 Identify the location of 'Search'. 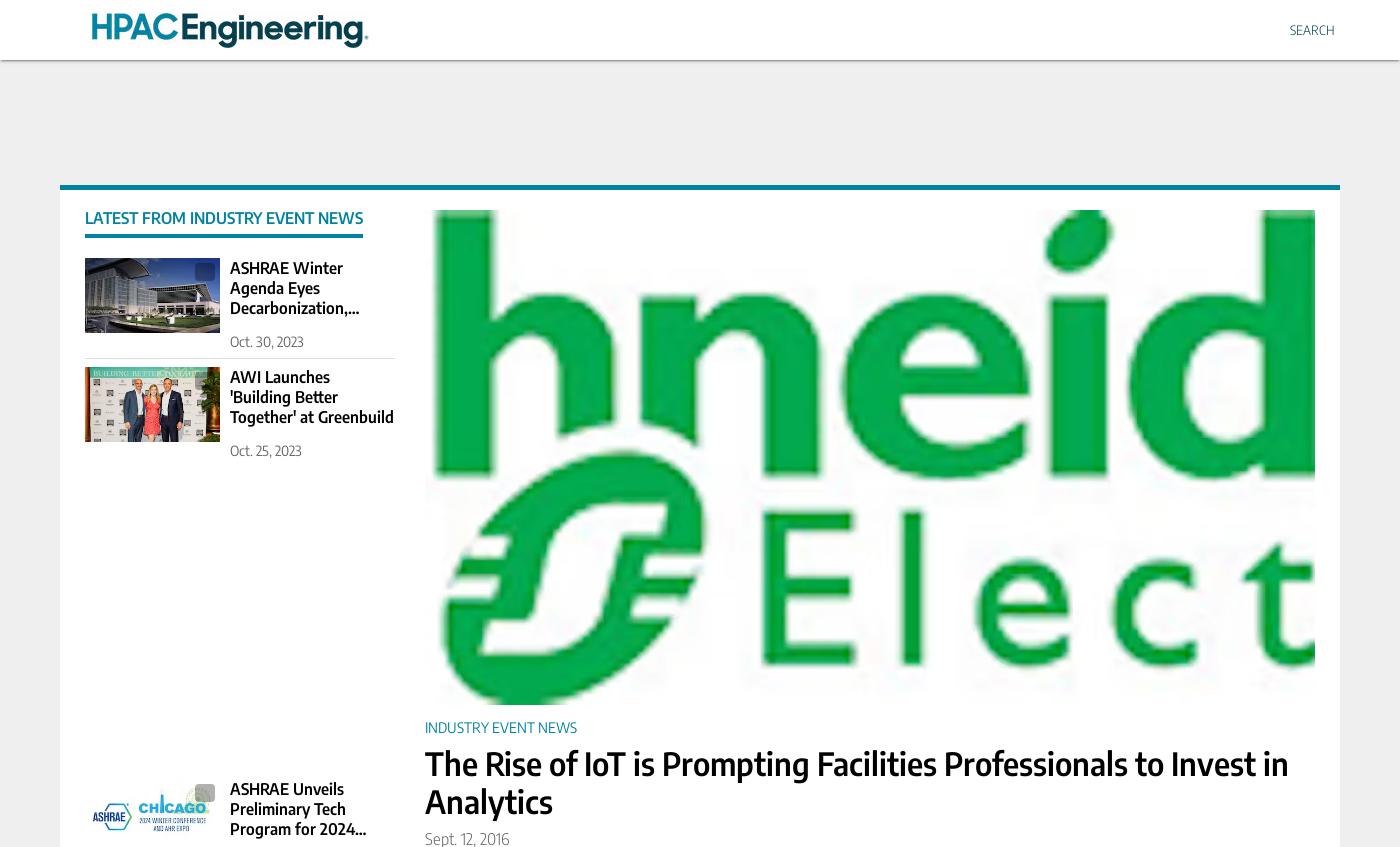
(1312, 28).